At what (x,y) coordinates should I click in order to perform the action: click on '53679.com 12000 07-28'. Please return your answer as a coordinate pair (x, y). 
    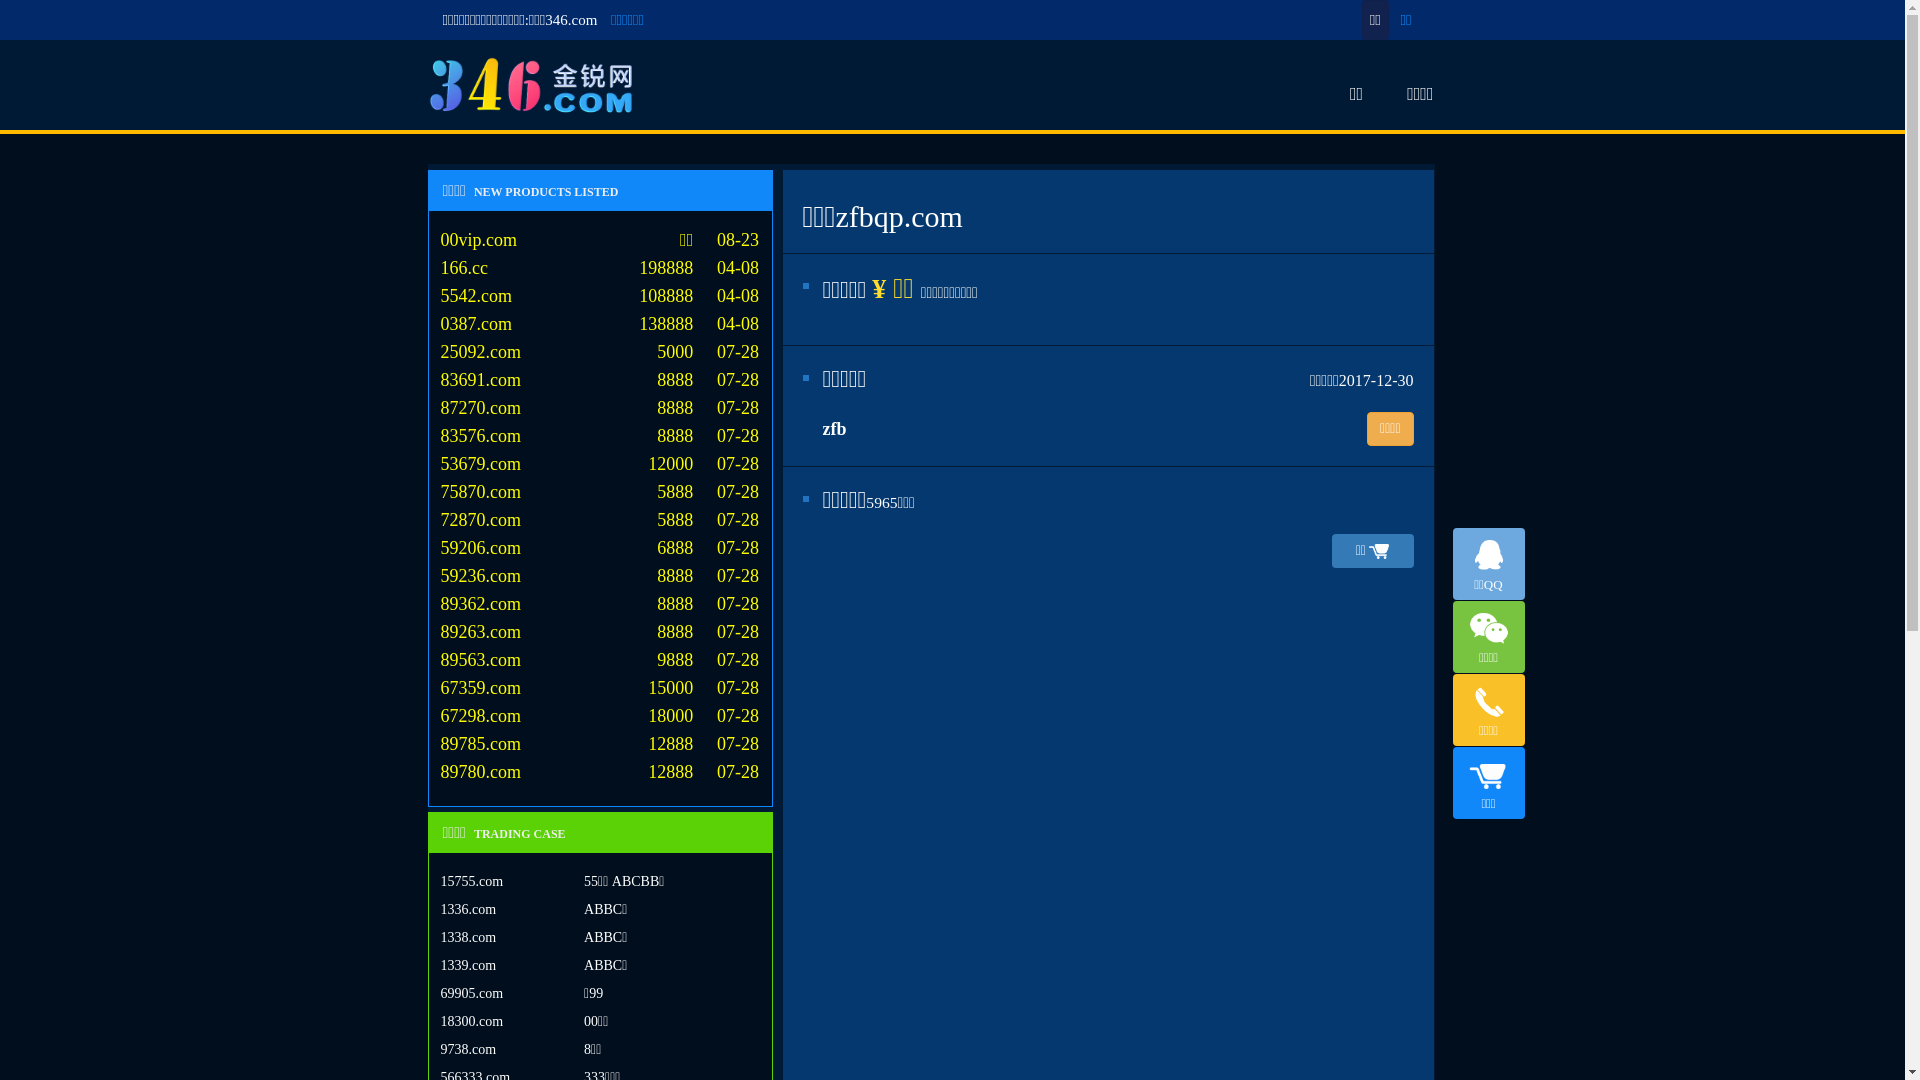
    Looking at the image, I should click on (598, 471).